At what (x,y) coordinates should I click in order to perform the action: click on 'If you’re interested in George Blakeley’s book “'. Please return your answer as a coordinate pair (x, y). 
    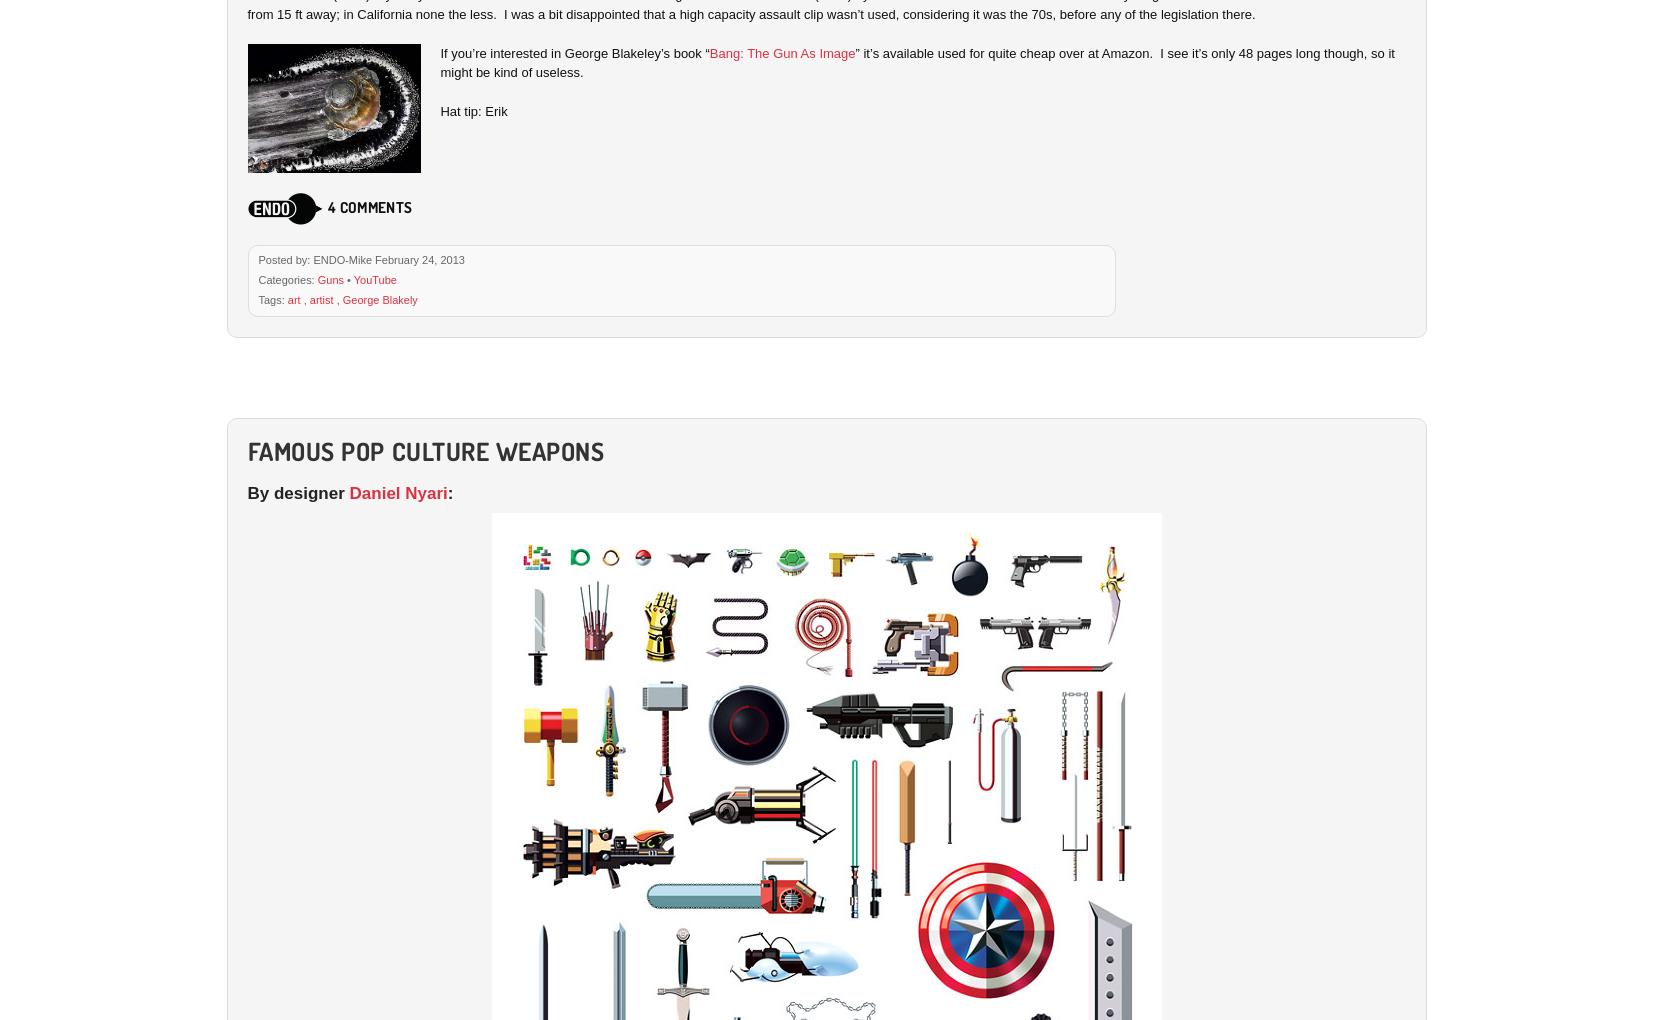
    Looking at the image, I should click on (439, 52).